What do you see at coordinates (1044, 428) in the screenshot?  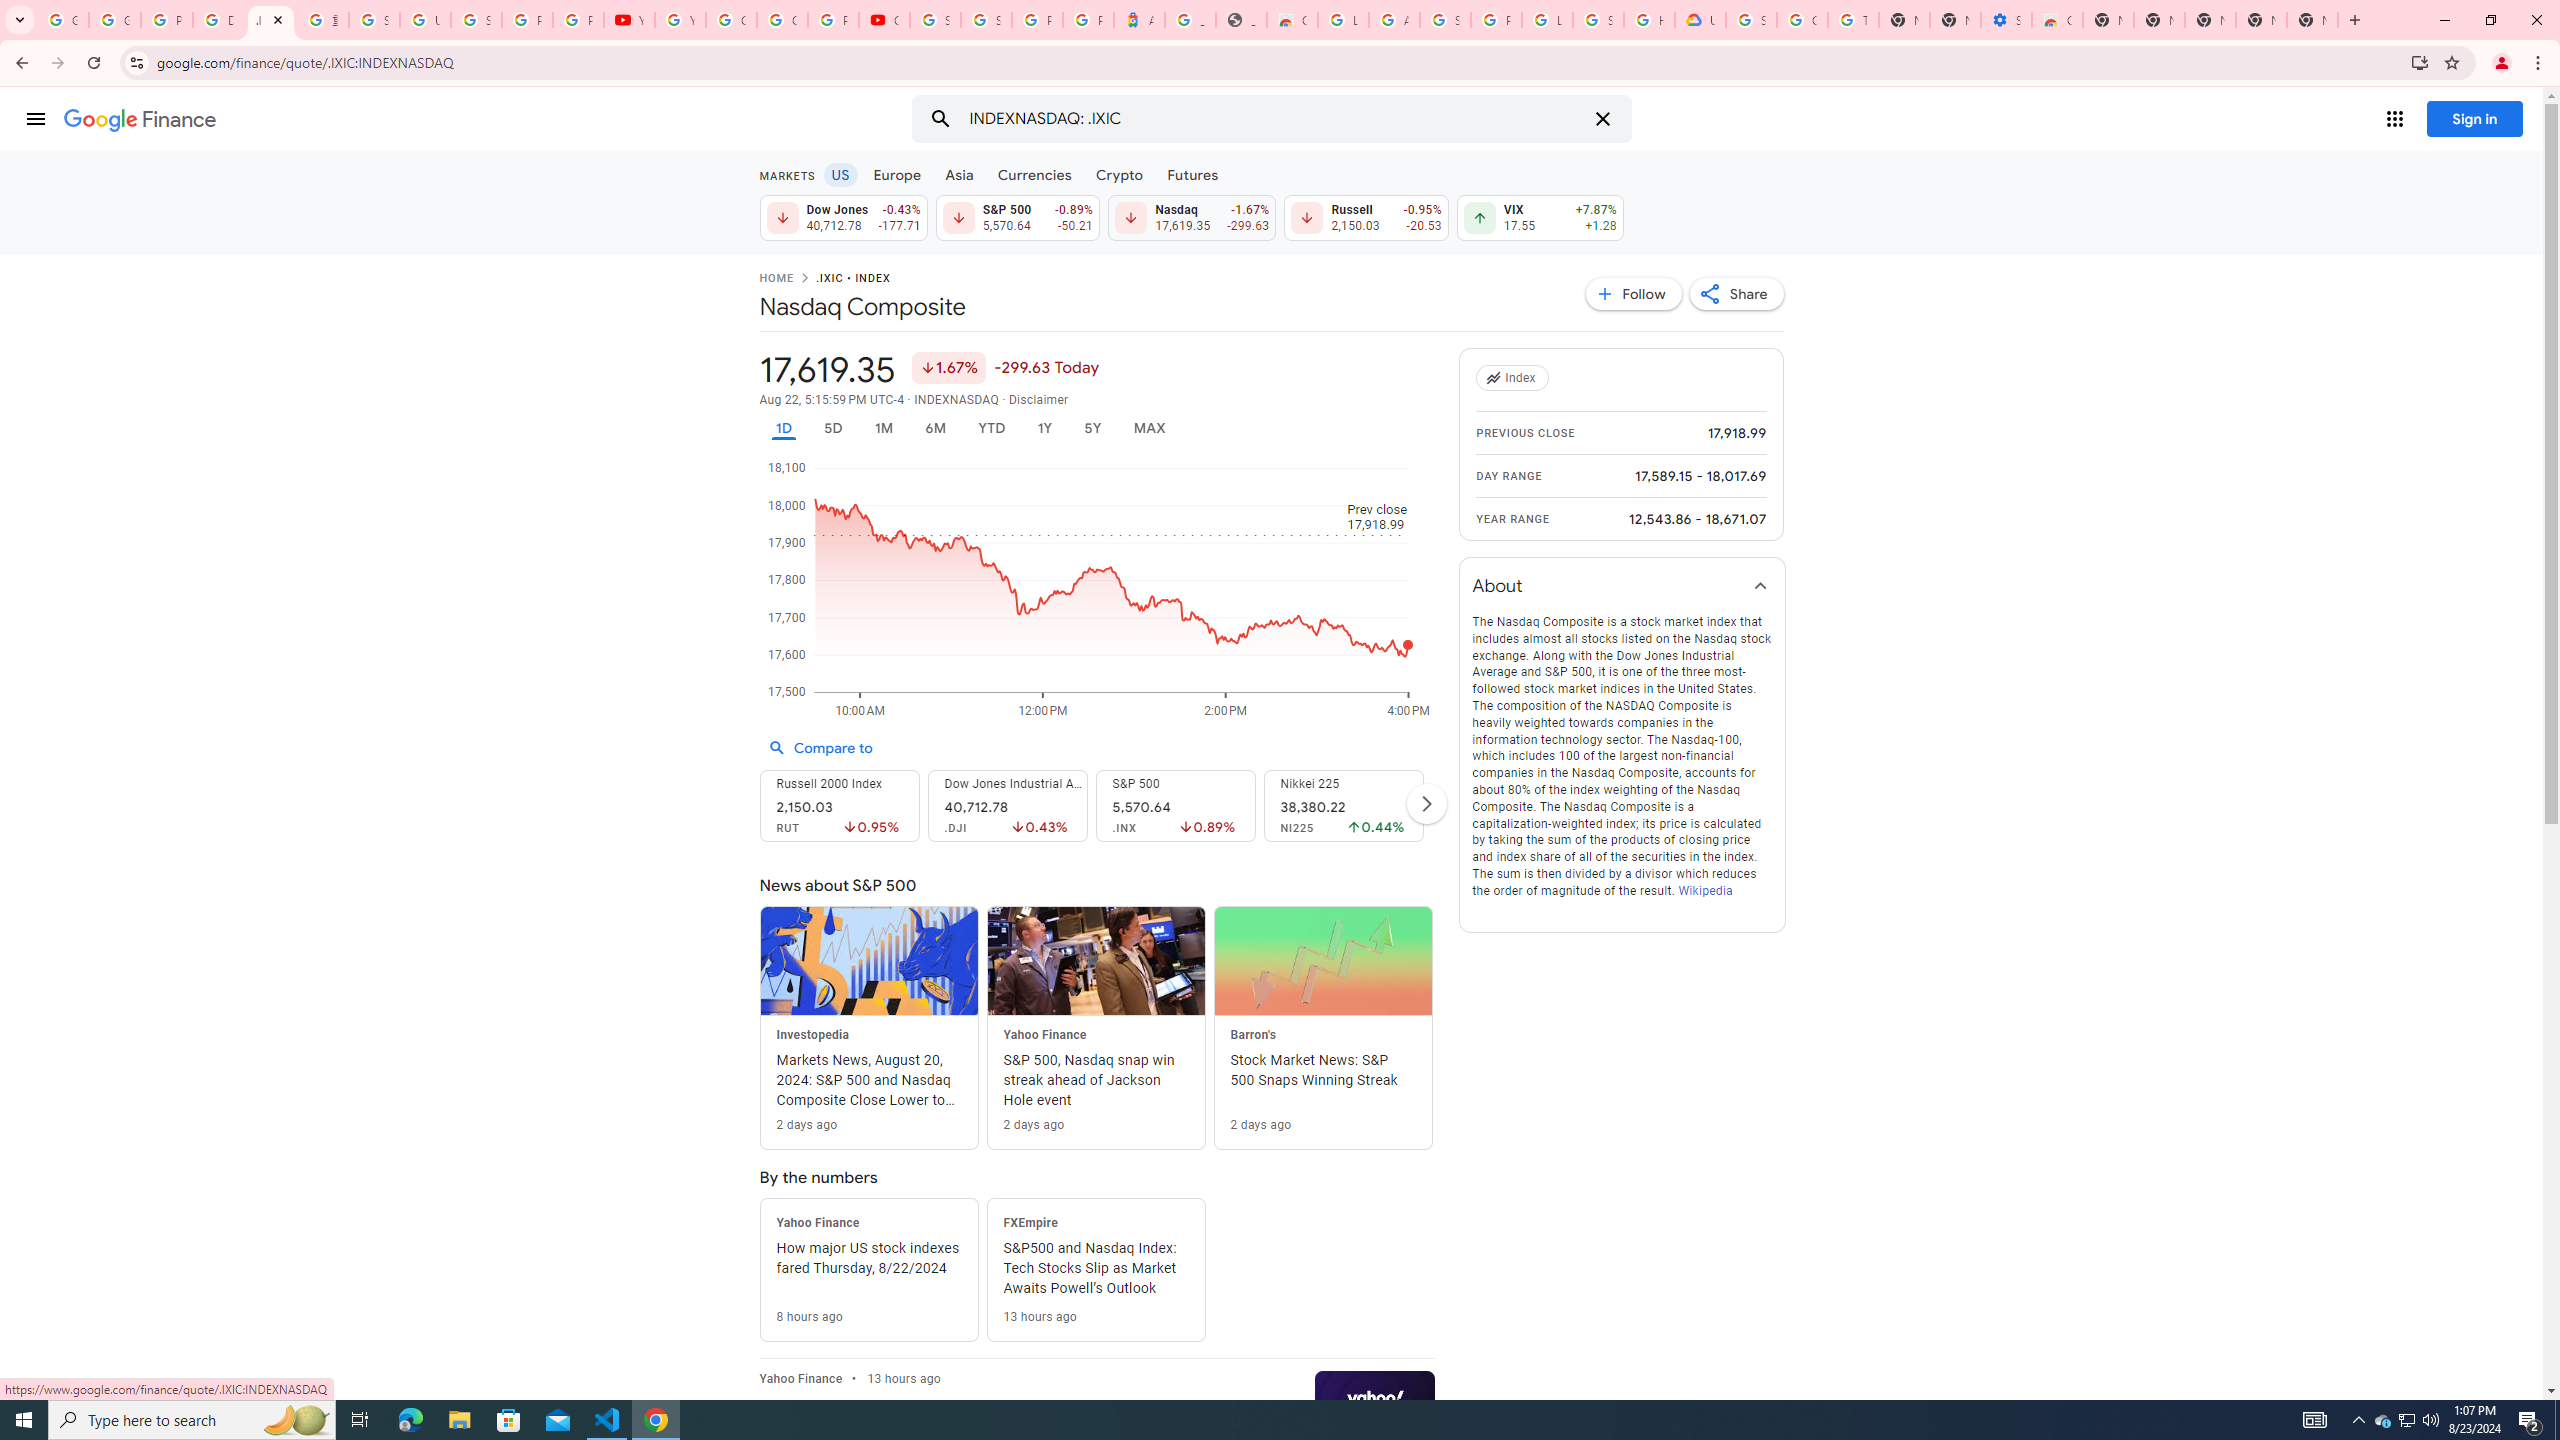 I see `'1Y'` at bounding box center [1044, 428].